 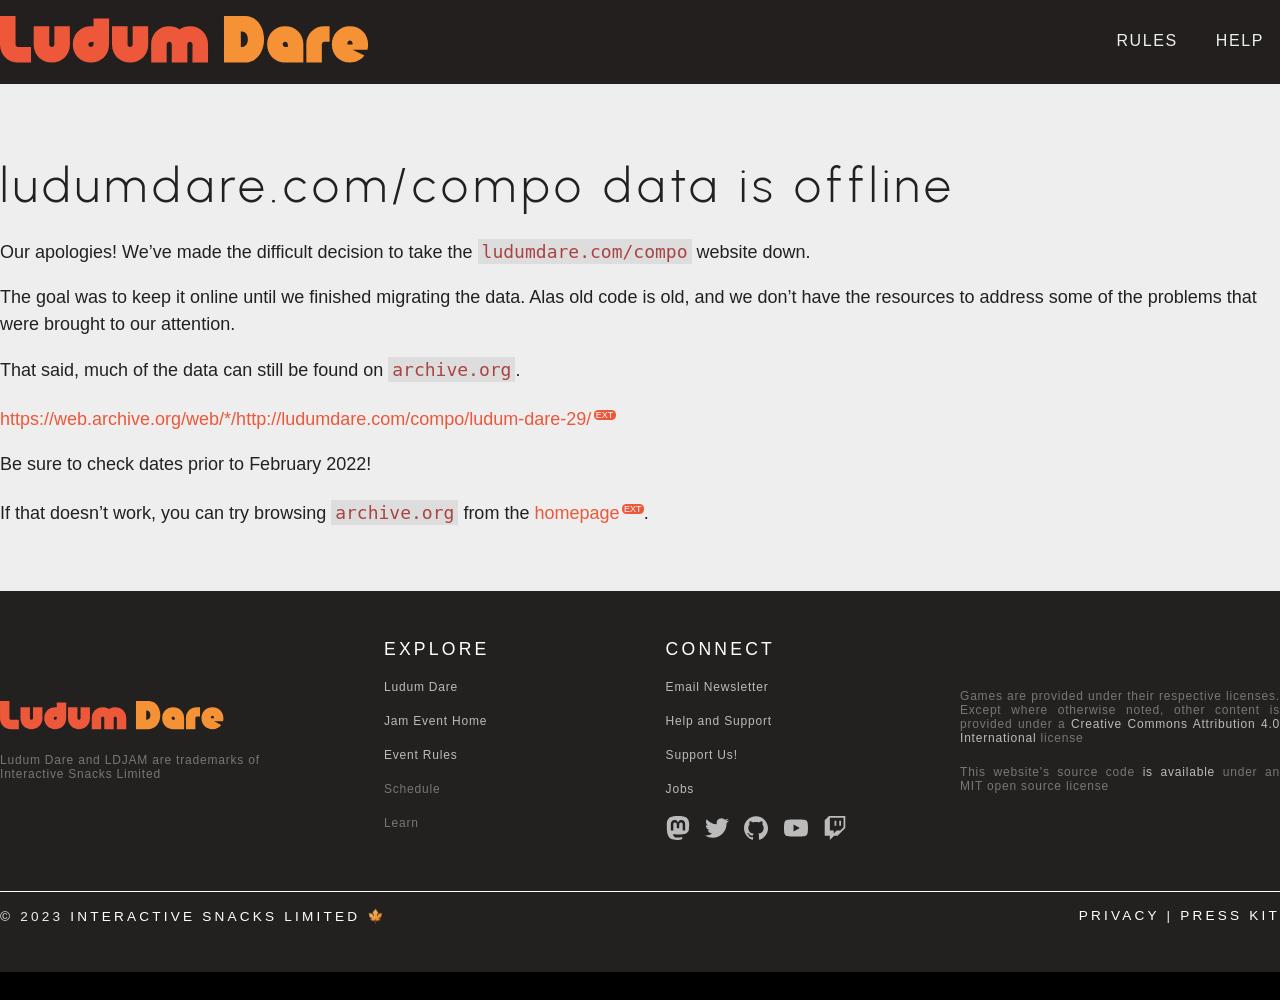 What do you see at coordinates (1058, 737) in the screenshot?
I see `'license'` at bounding box center [1058, 737].